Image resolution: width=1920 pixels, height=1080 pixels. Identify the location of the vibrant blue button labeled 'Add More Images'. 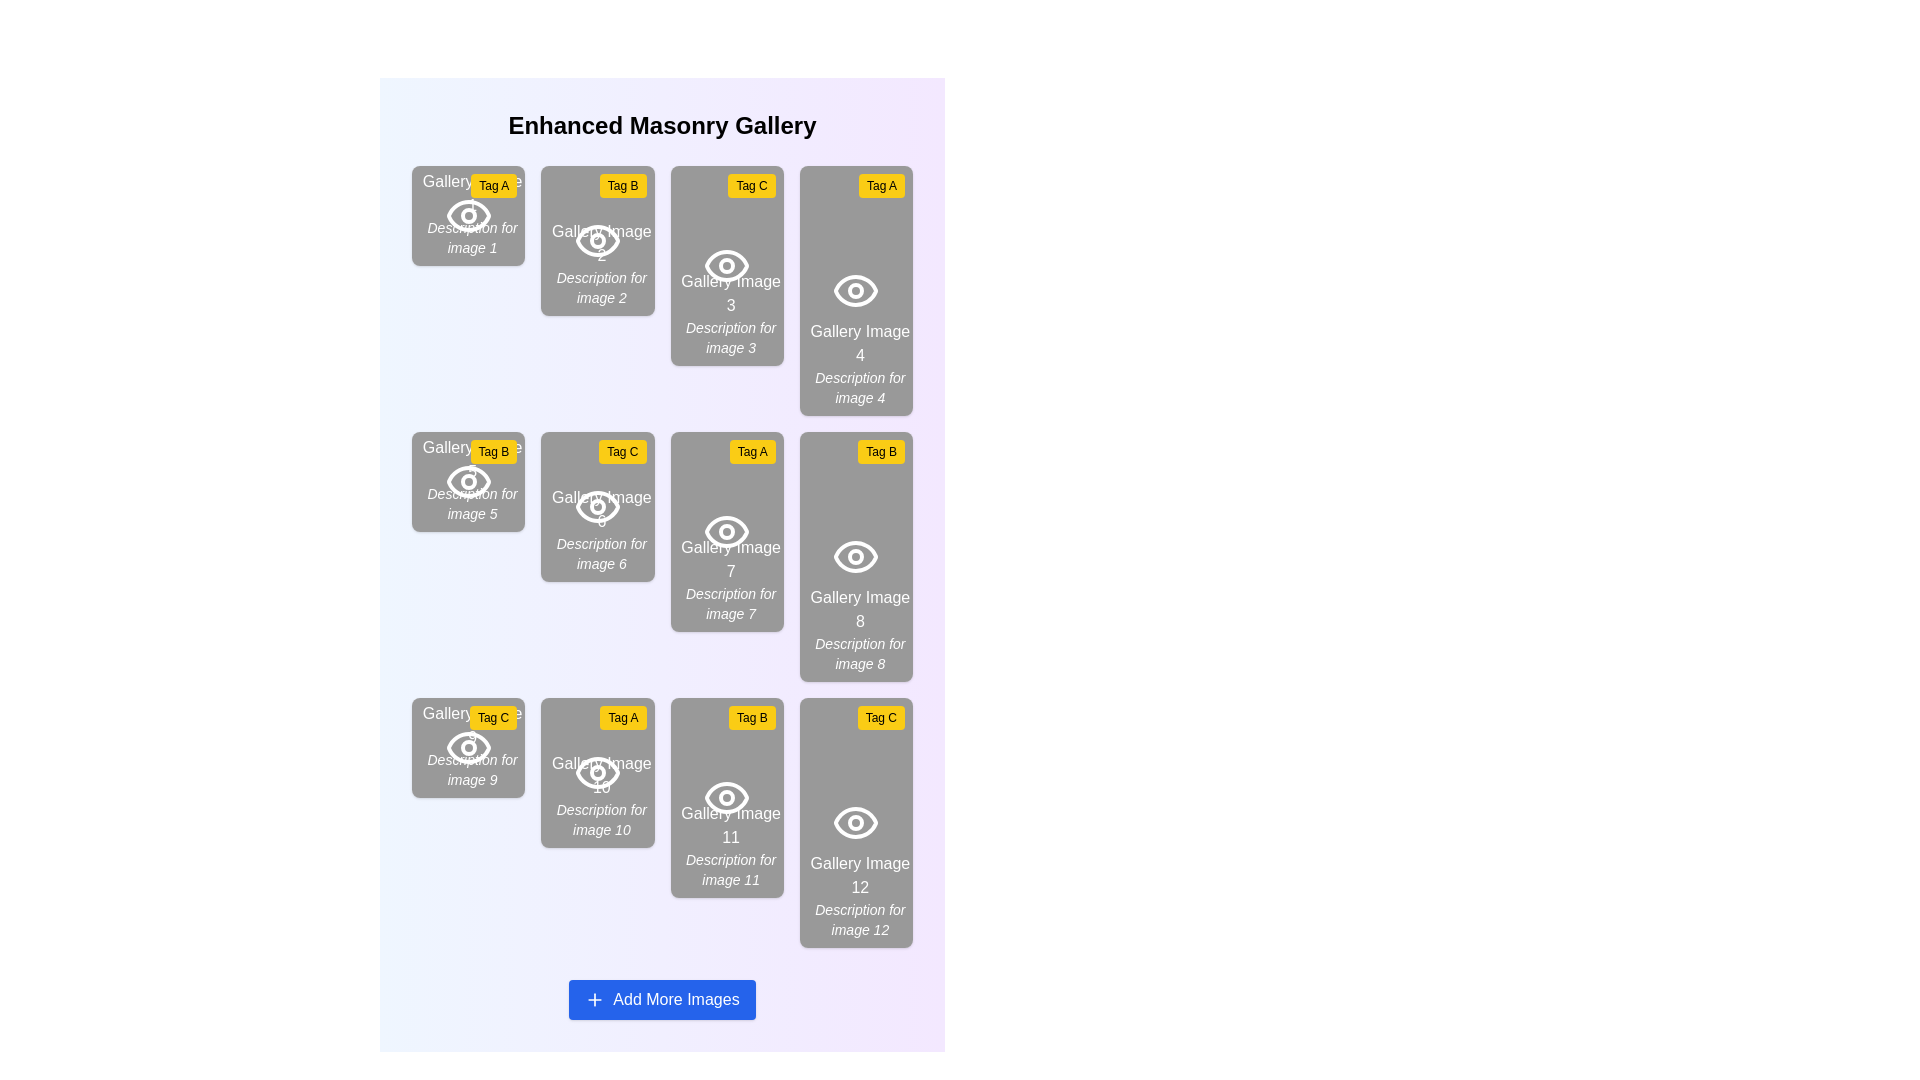
(662, 999).